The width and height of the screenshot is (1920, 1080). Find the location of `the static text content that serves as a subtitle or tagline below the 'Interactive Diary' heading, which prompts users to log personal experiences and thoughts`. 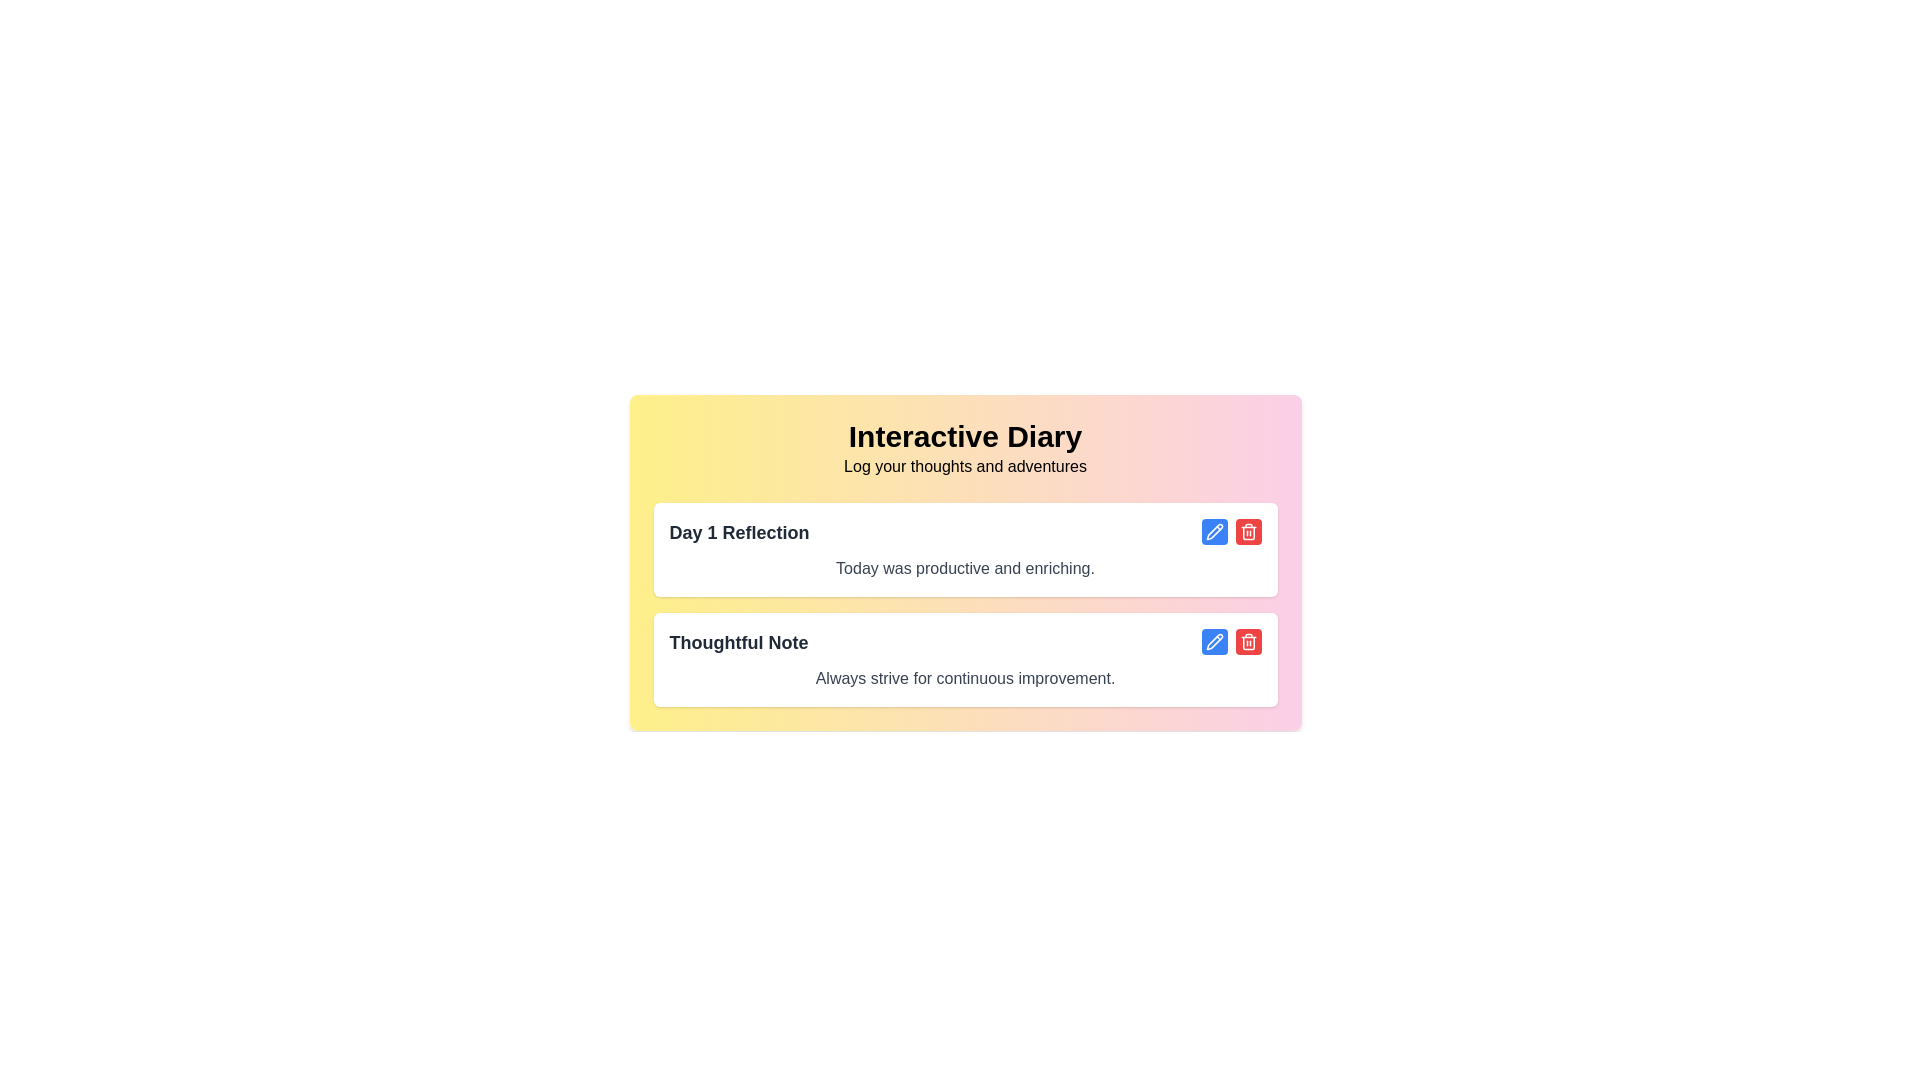

the static text content that serves as a subtitle or tagline below the 'Interactive Diary' heading, which prompts users to log personal experiences and thoughts is located at coordinates (965, 466).